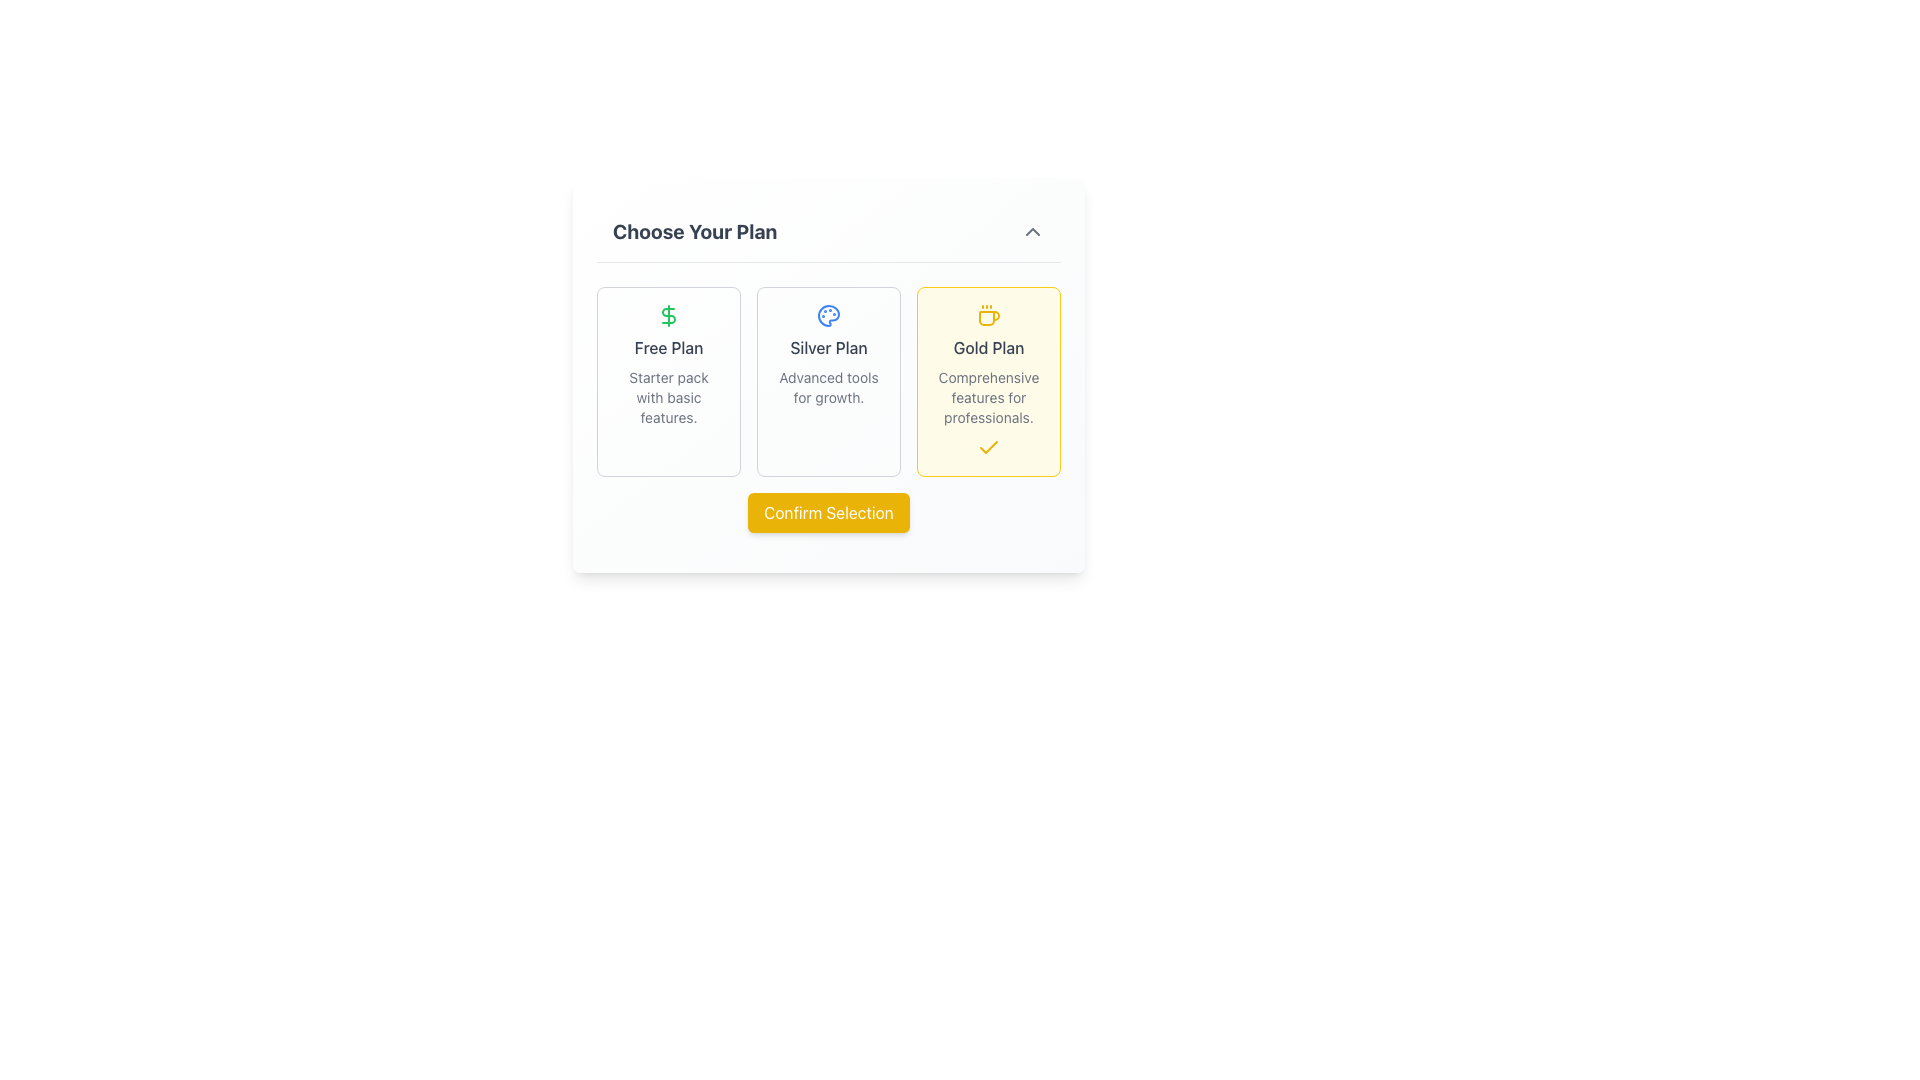 This screenshot has height=1080, width=1920. I want to click on descriptive text label regarding the 'Gold Plan' located in the rightmost column of the three-column layout, positioned below the 'Gold Plan' title, so click(988, 397).